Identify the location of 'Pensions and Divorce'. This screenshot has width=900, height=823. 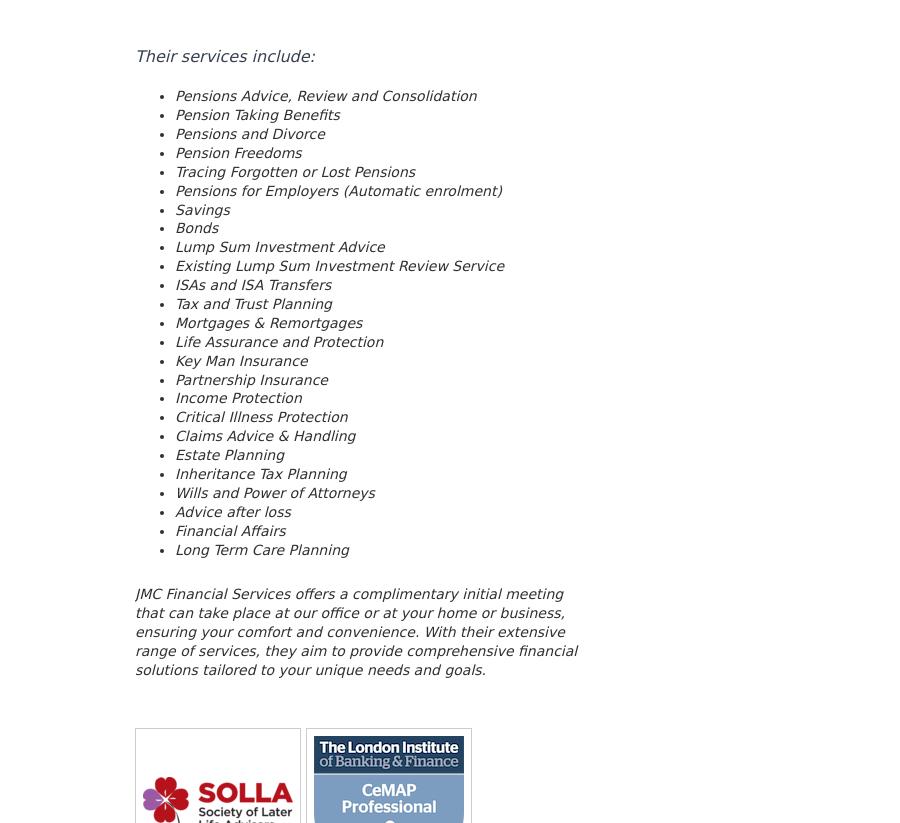
(248, 132).